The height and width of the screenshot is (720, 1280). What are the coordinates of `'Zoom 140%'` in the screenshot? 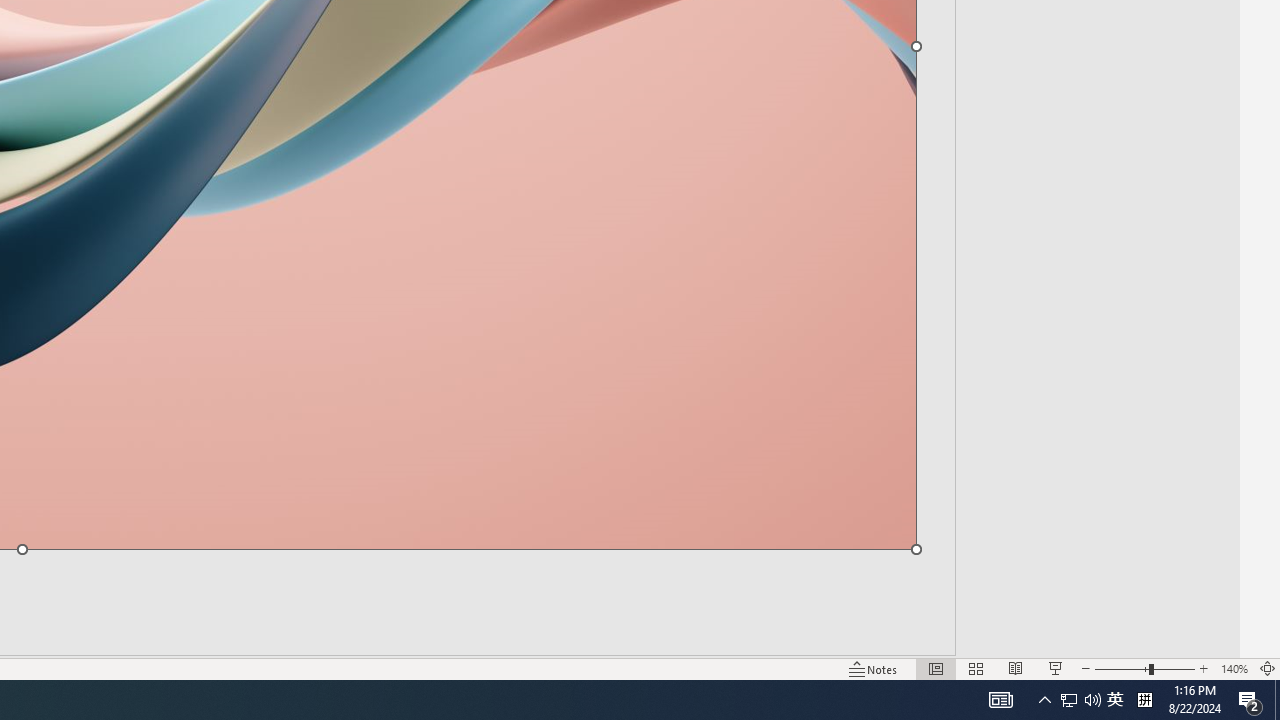 It's located at (1233, 669).